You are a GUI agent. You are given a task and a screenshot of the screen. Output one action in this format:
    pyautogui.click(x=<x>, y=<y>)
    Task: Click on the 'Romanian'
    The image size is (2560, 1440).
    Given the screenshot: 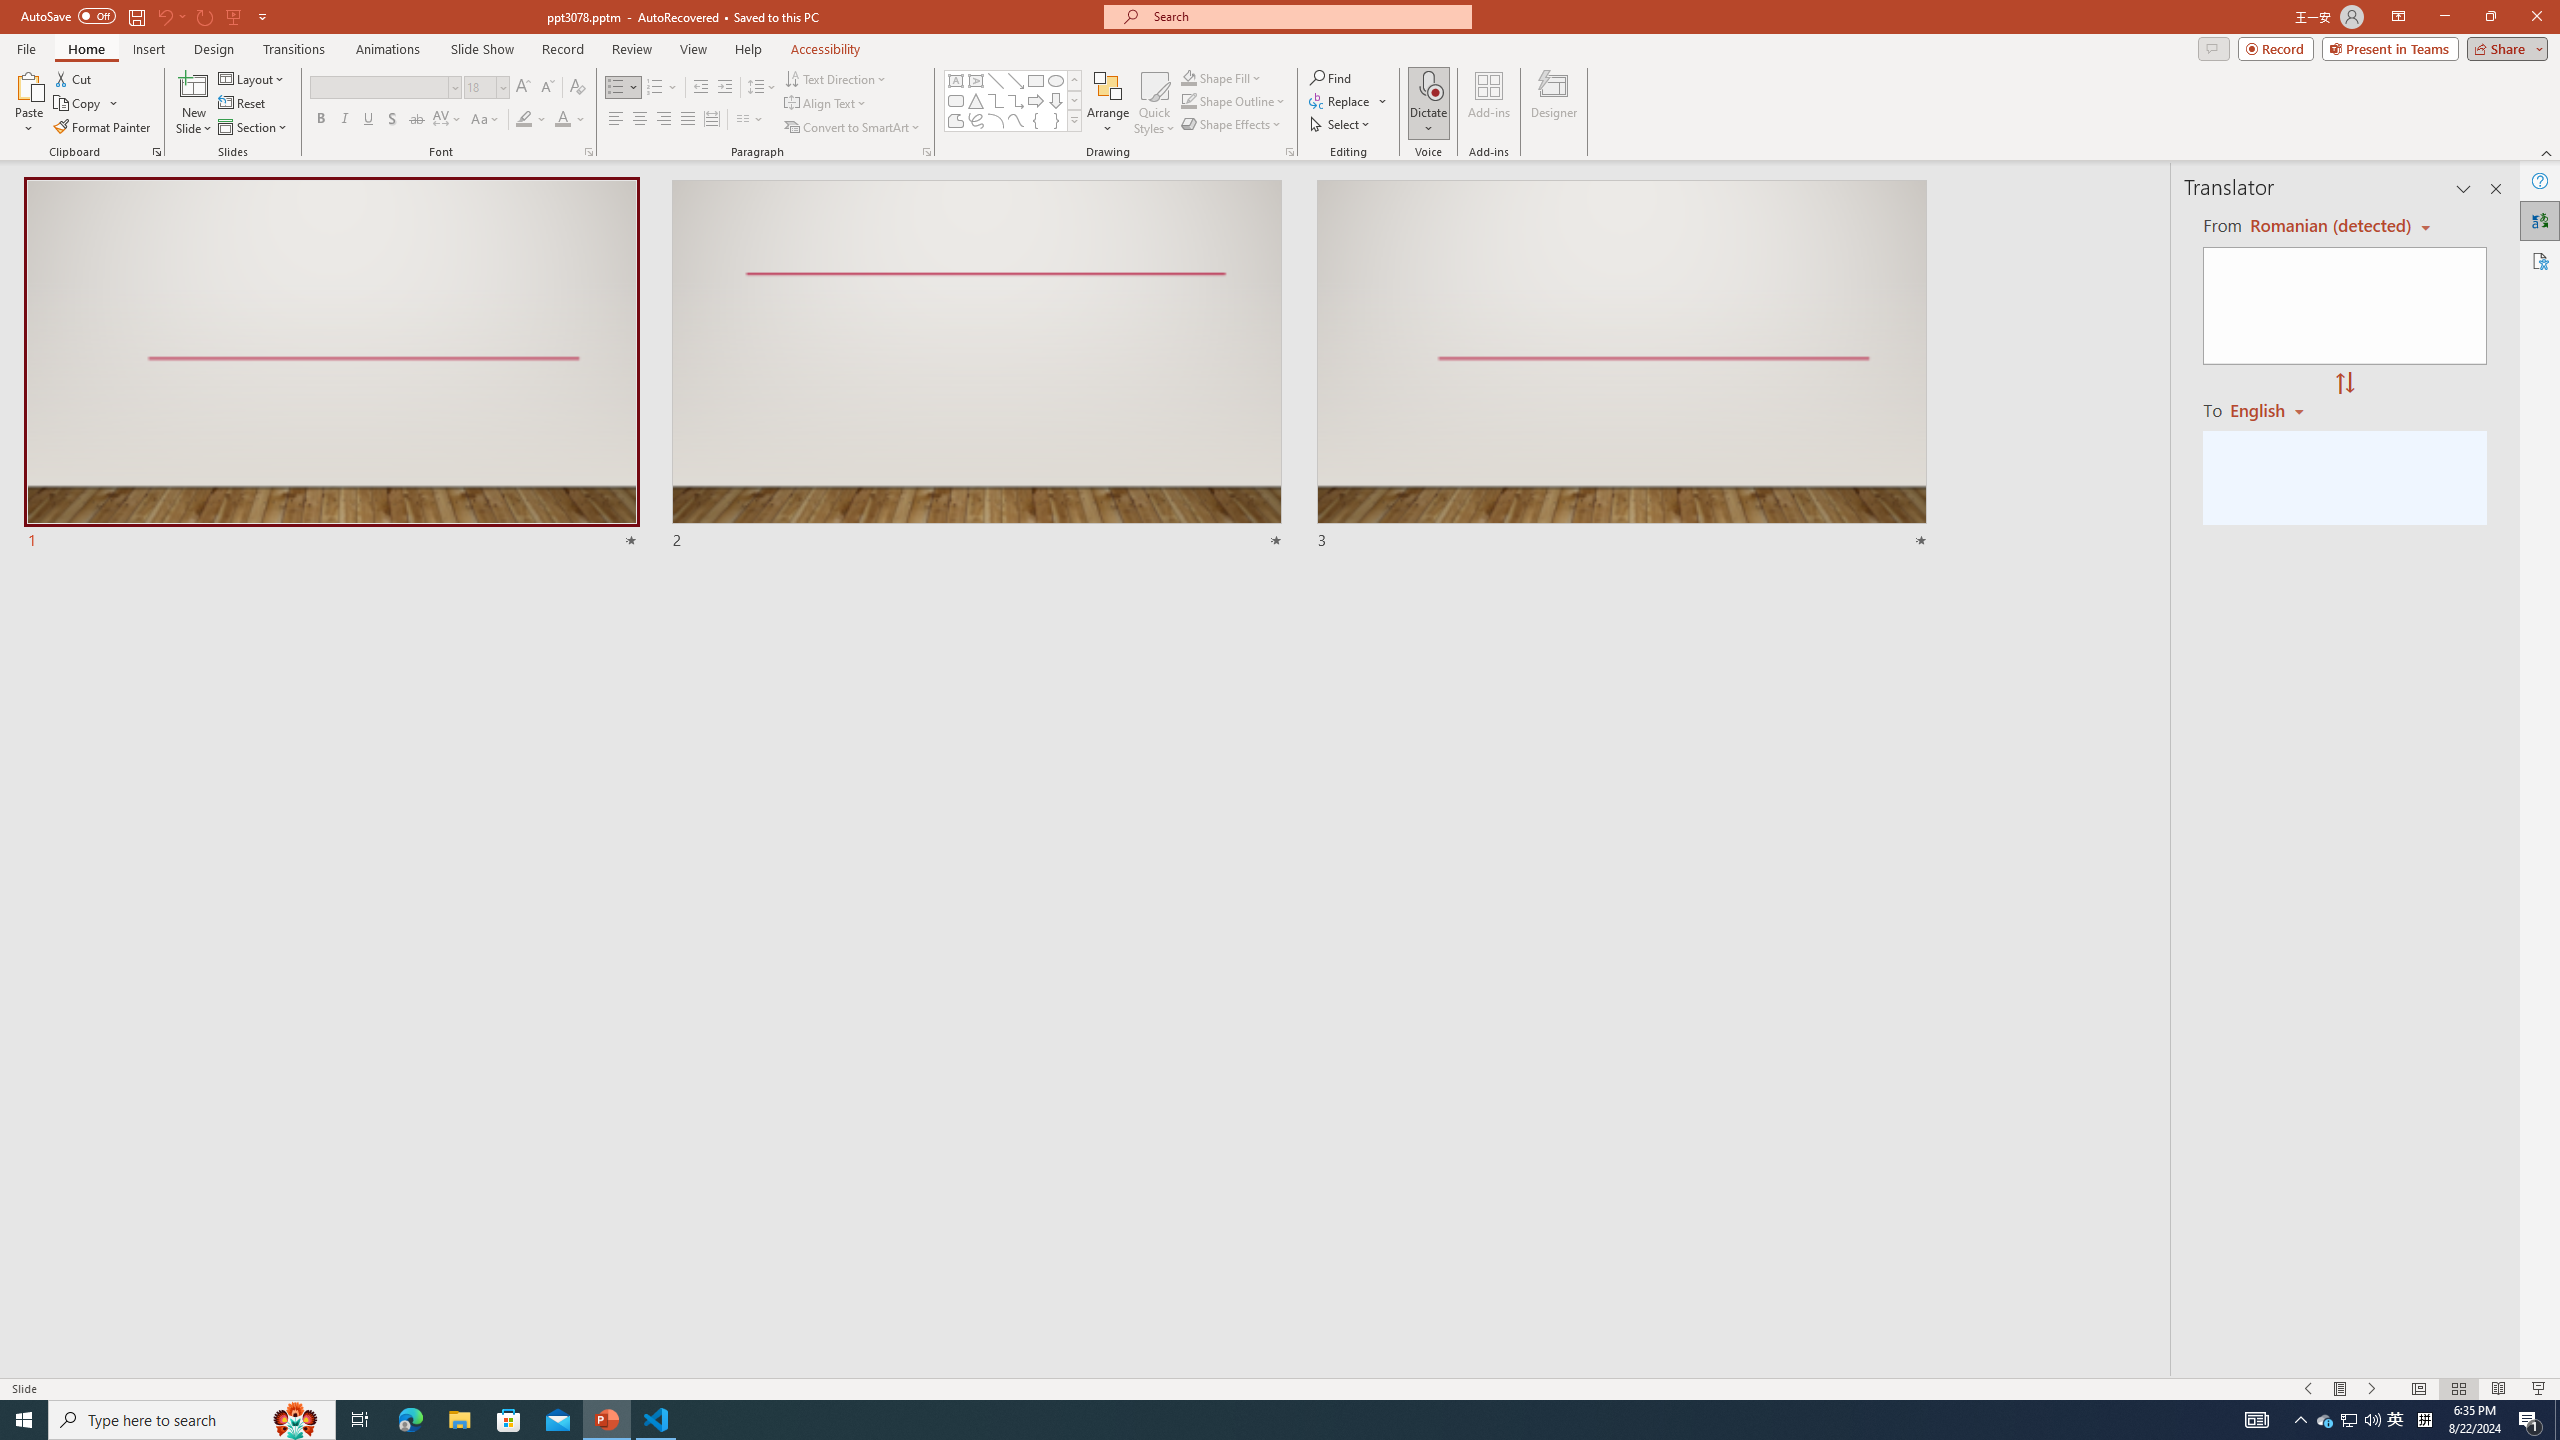 What is the action you would take?
    pyautogui.click(x=2274, y=409)
    